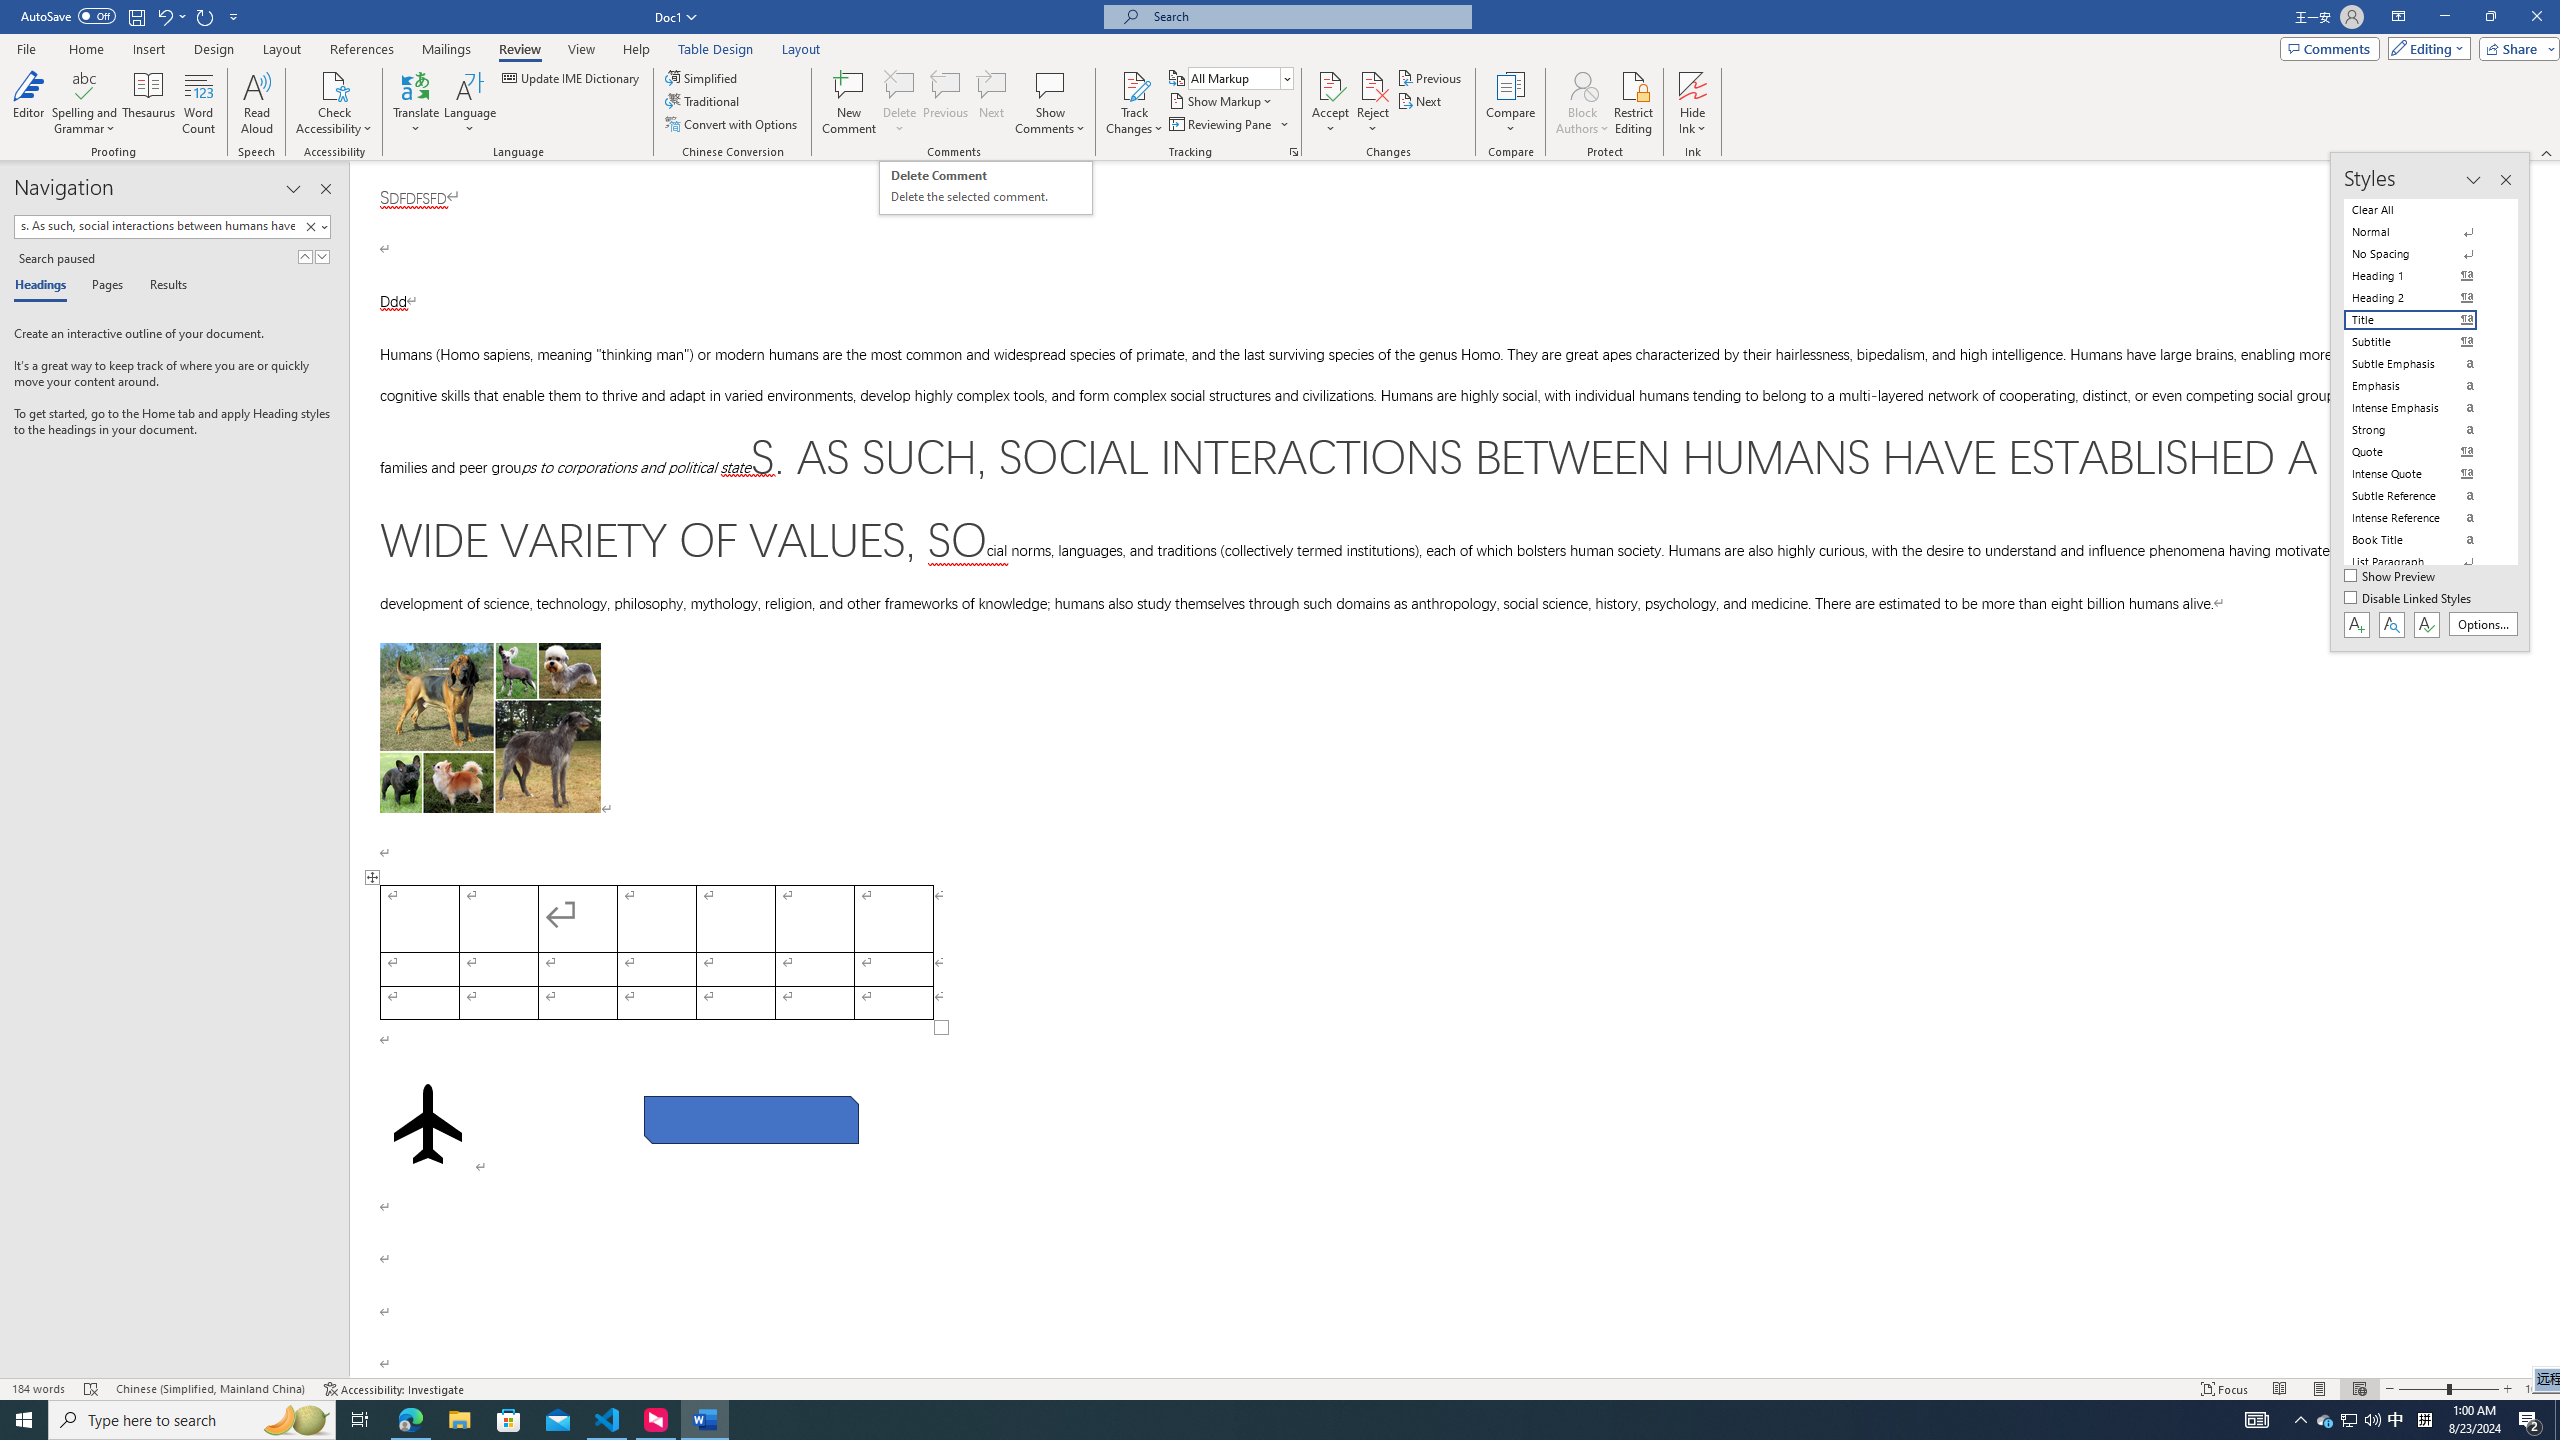 The image size is (2560, 1440). Describe the element at coordinates (898, 103) in the screenshot. I see `'Delete'` at that location.